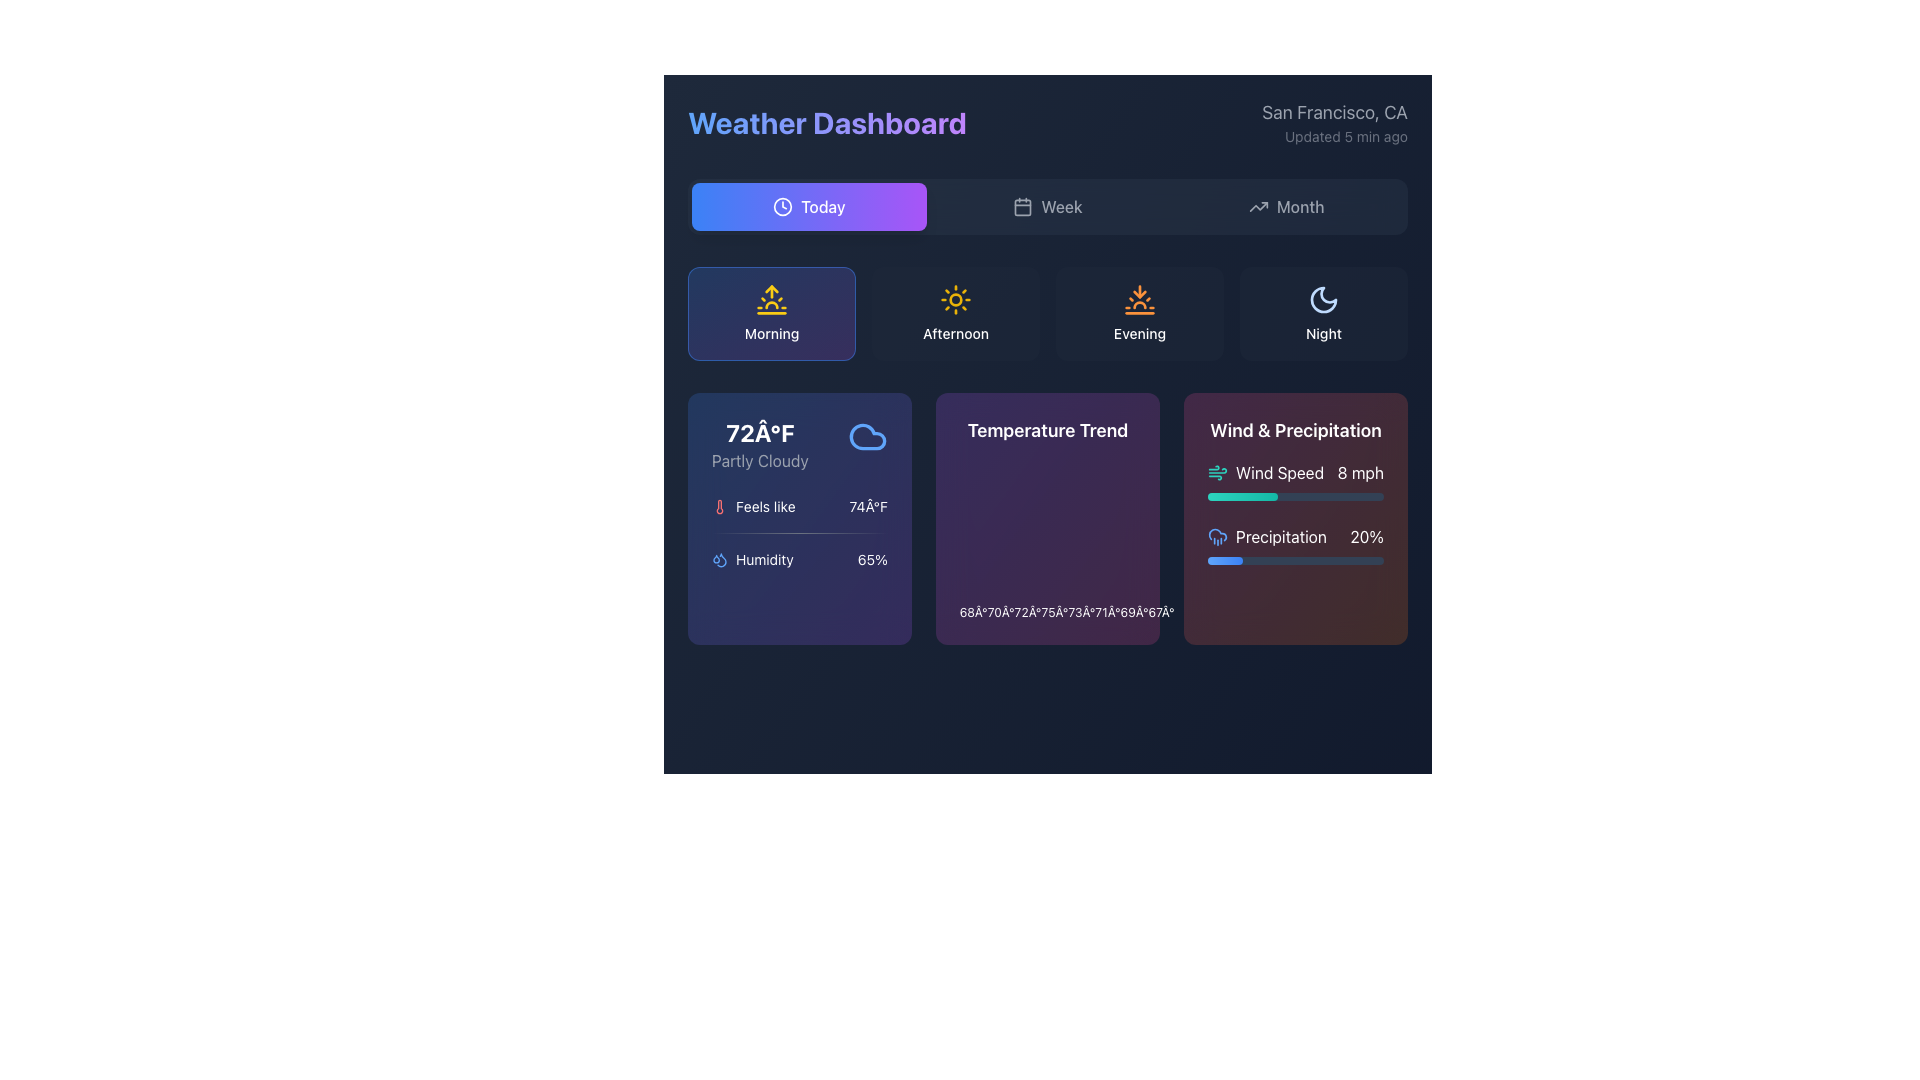  Describe the element at coordinates (1028, 608) in the screenshot. I see `the temperature value displayed in the third temperature indicator element, which shows '72°' with a gradient bar above it` at that location.